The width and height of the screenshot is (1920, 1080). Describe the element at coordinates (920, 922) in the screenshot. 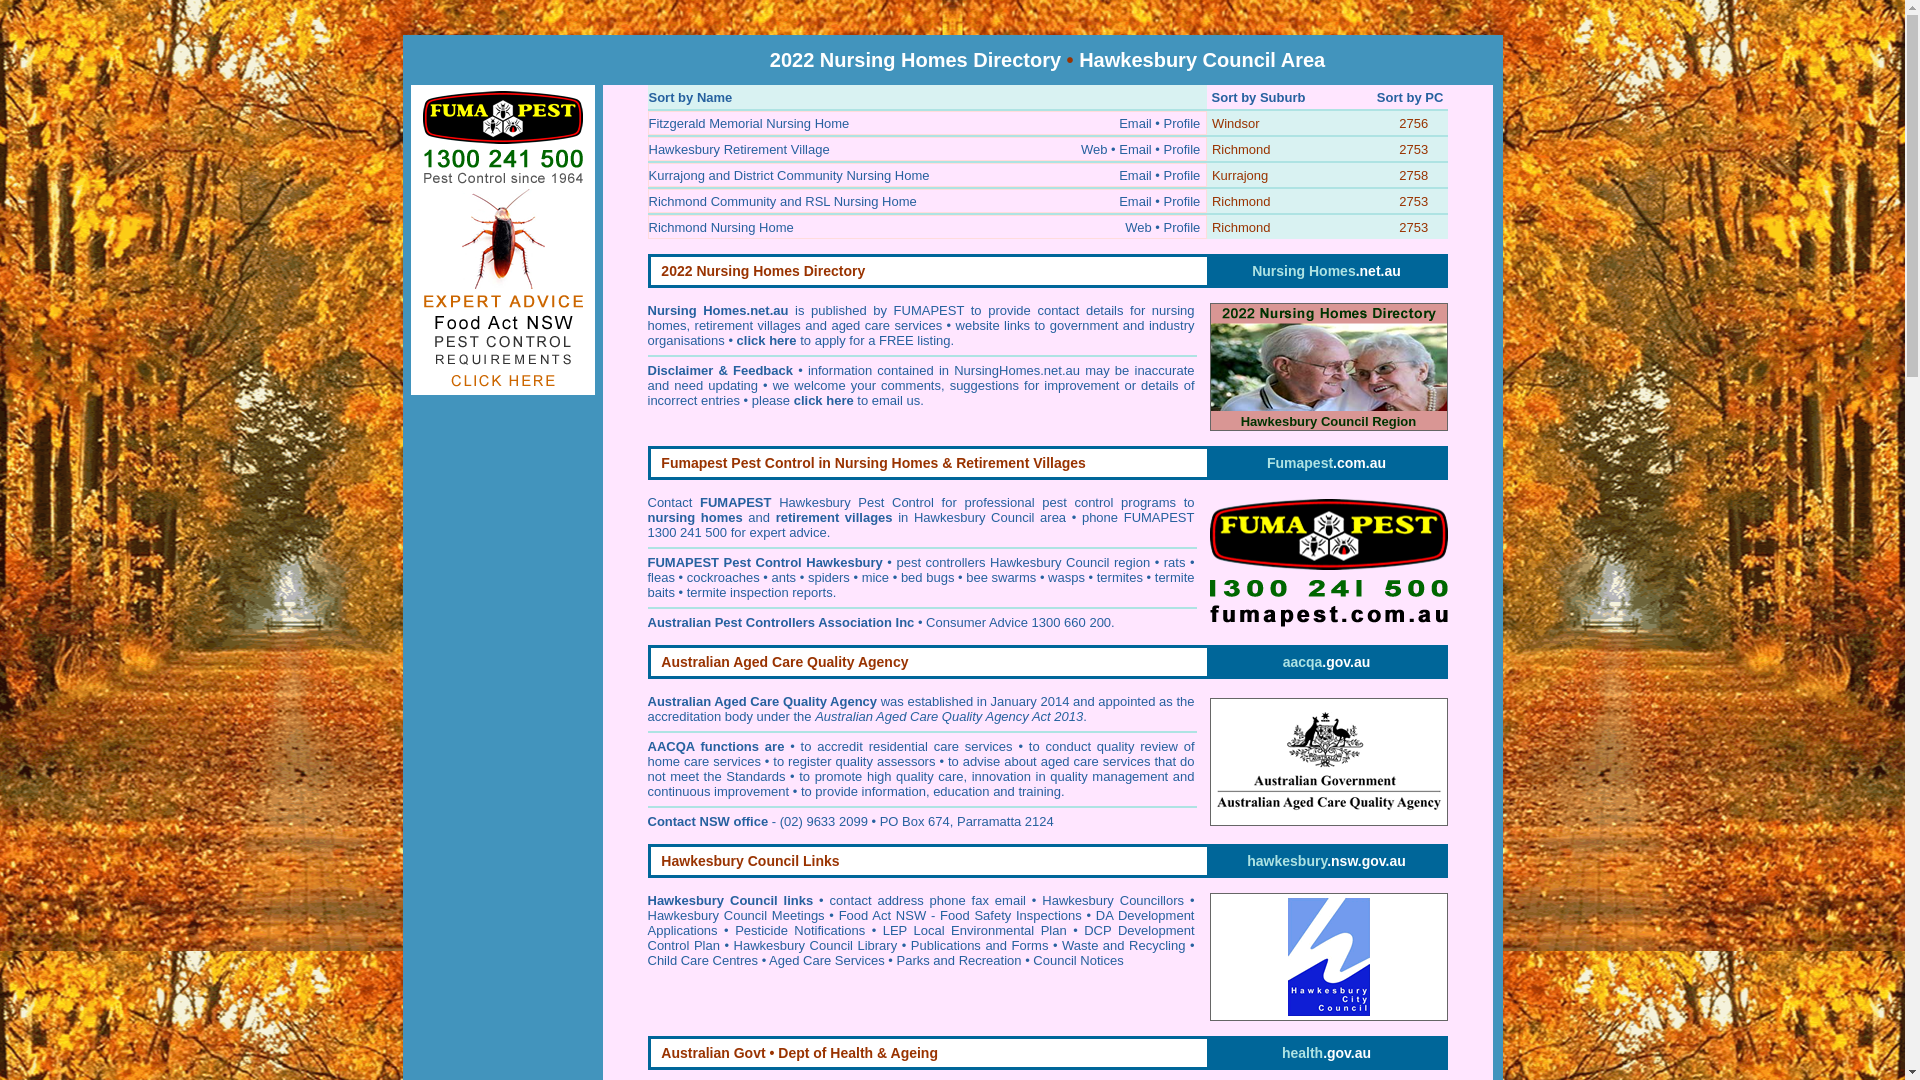

I see `'DA Development Applications'` at that location.